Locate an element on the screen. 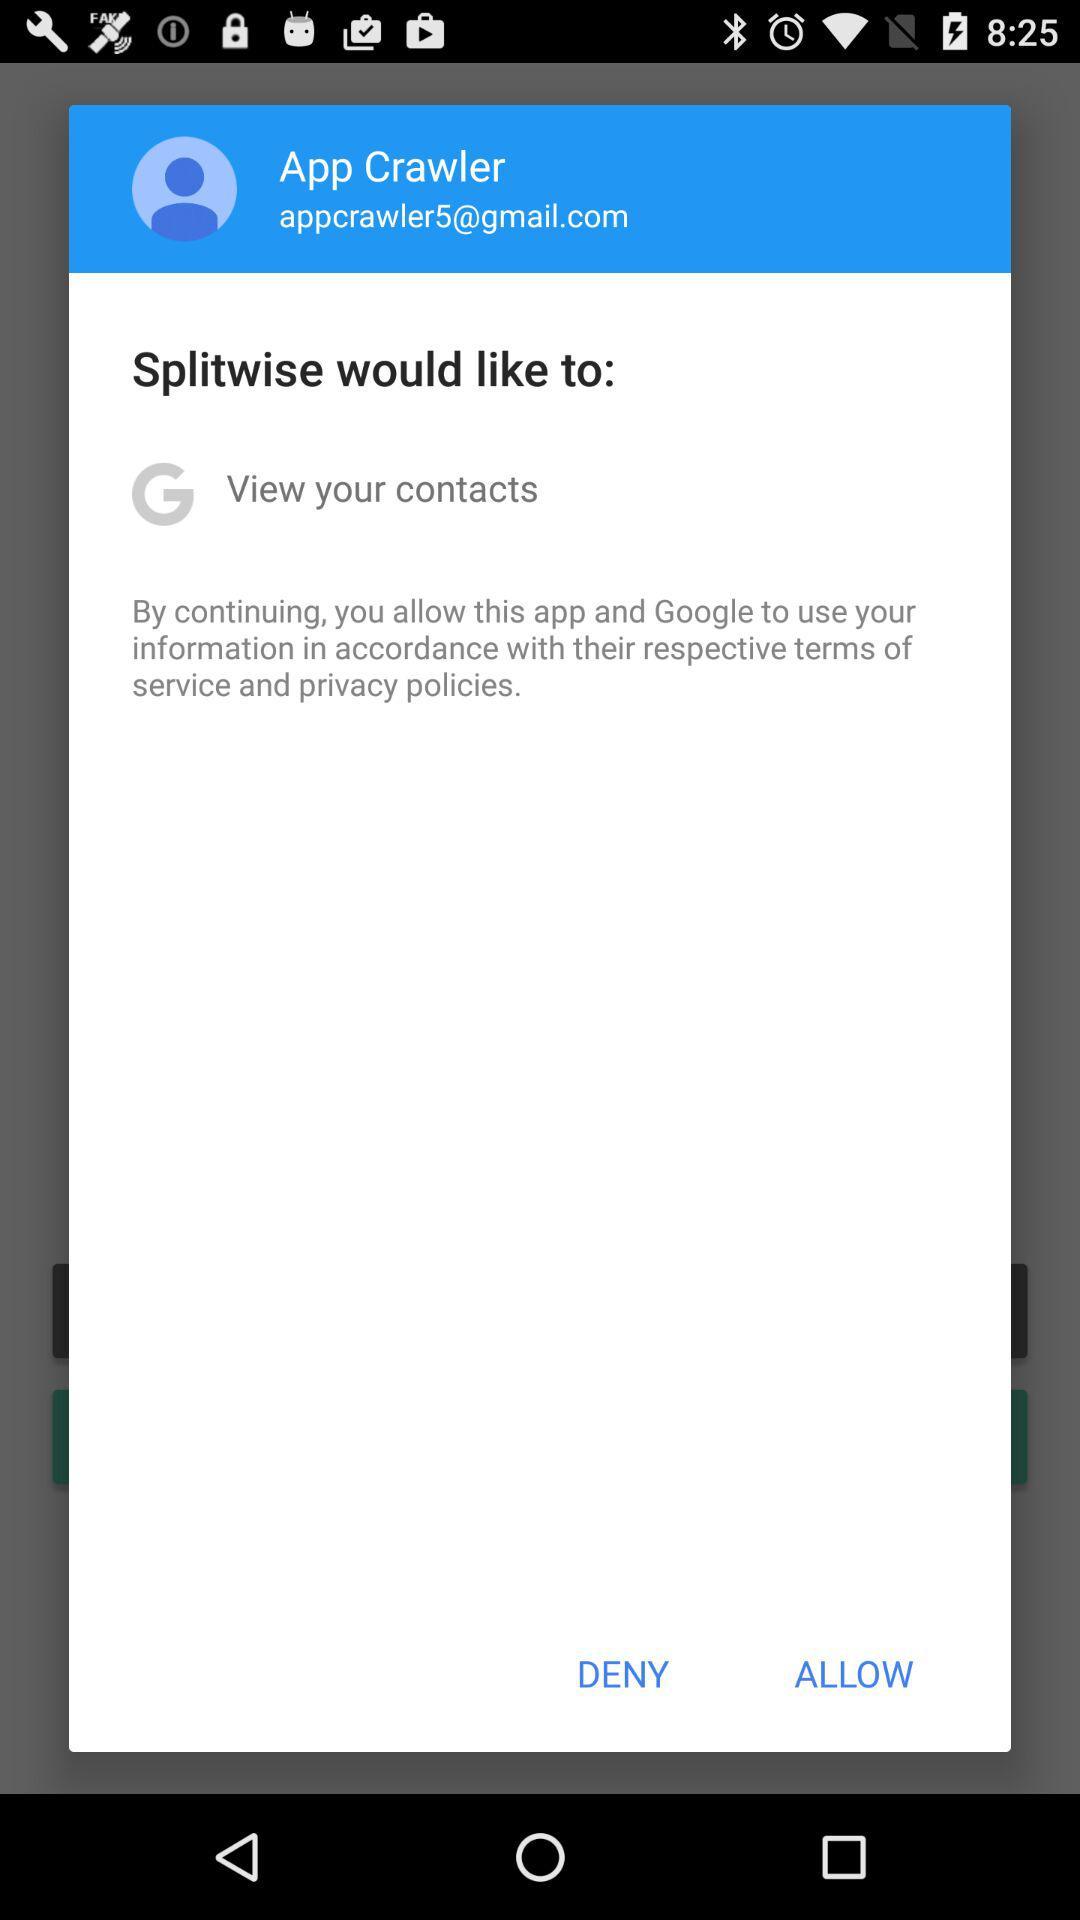 The height and width of the screenshot is (1920, 1080). view your contacts icon is located at coordinates (382, 487).